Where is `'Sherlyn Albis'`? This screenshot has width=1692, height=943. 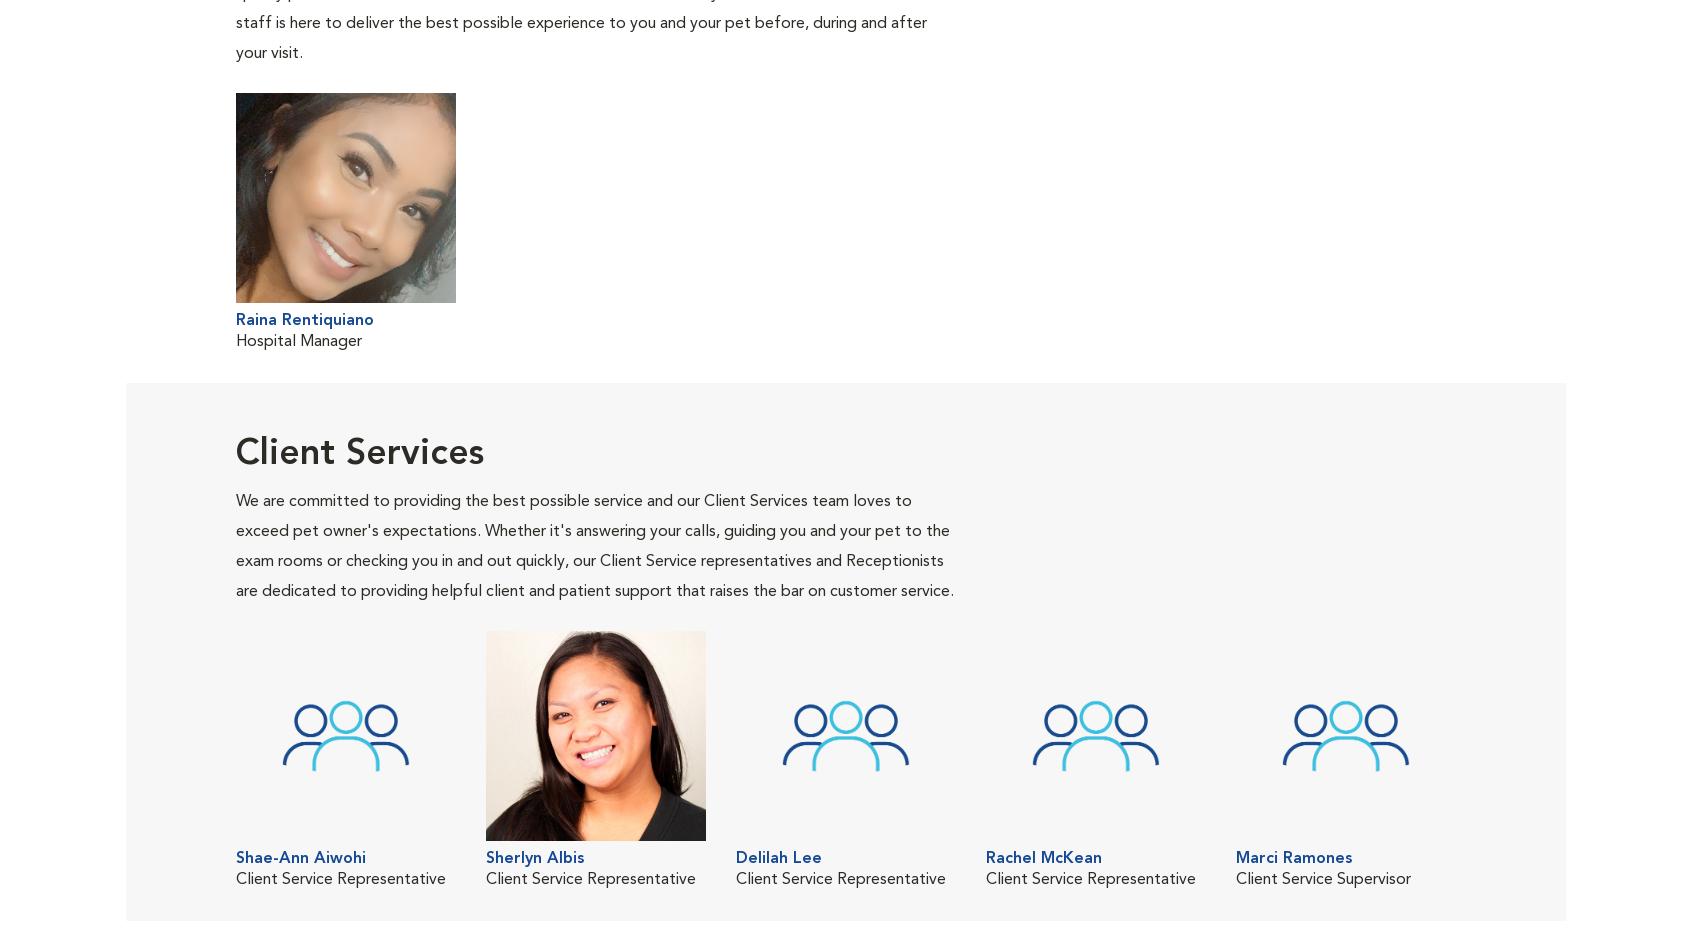
'Sherlyn Albis' is located at coordinates (535, 858).